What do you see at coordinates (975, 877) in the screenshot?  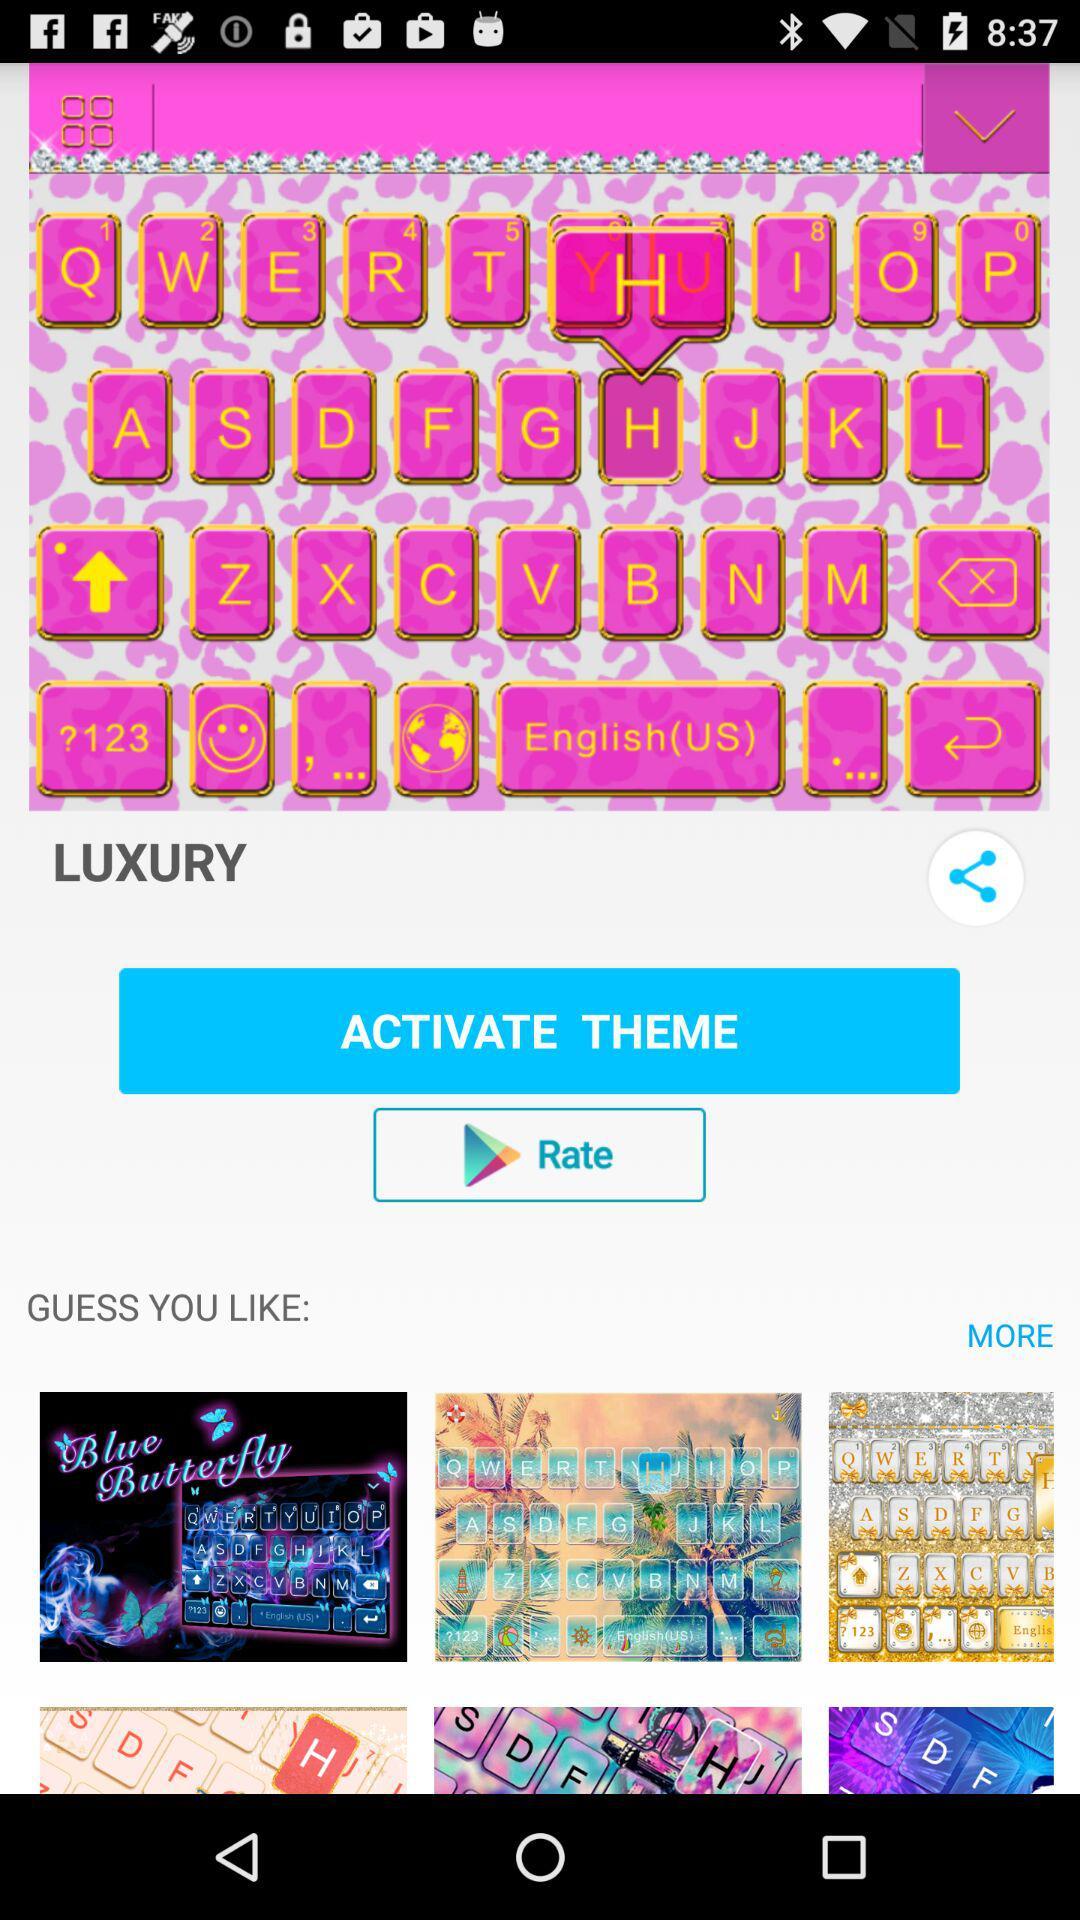 I see `share` at bounding box center [975, 877].